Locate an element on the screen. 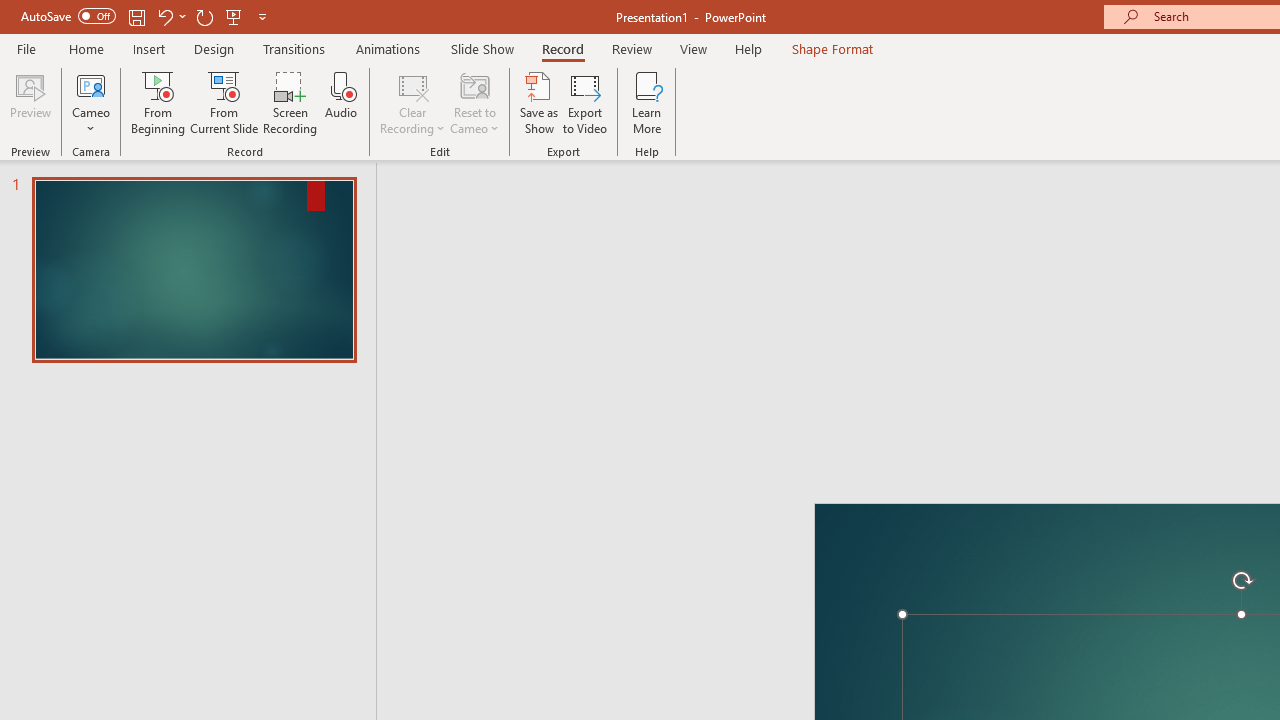 Image resolution: width=1280 pixels, height=720 pixels. 'Help' is located at coordinates (747, 48).